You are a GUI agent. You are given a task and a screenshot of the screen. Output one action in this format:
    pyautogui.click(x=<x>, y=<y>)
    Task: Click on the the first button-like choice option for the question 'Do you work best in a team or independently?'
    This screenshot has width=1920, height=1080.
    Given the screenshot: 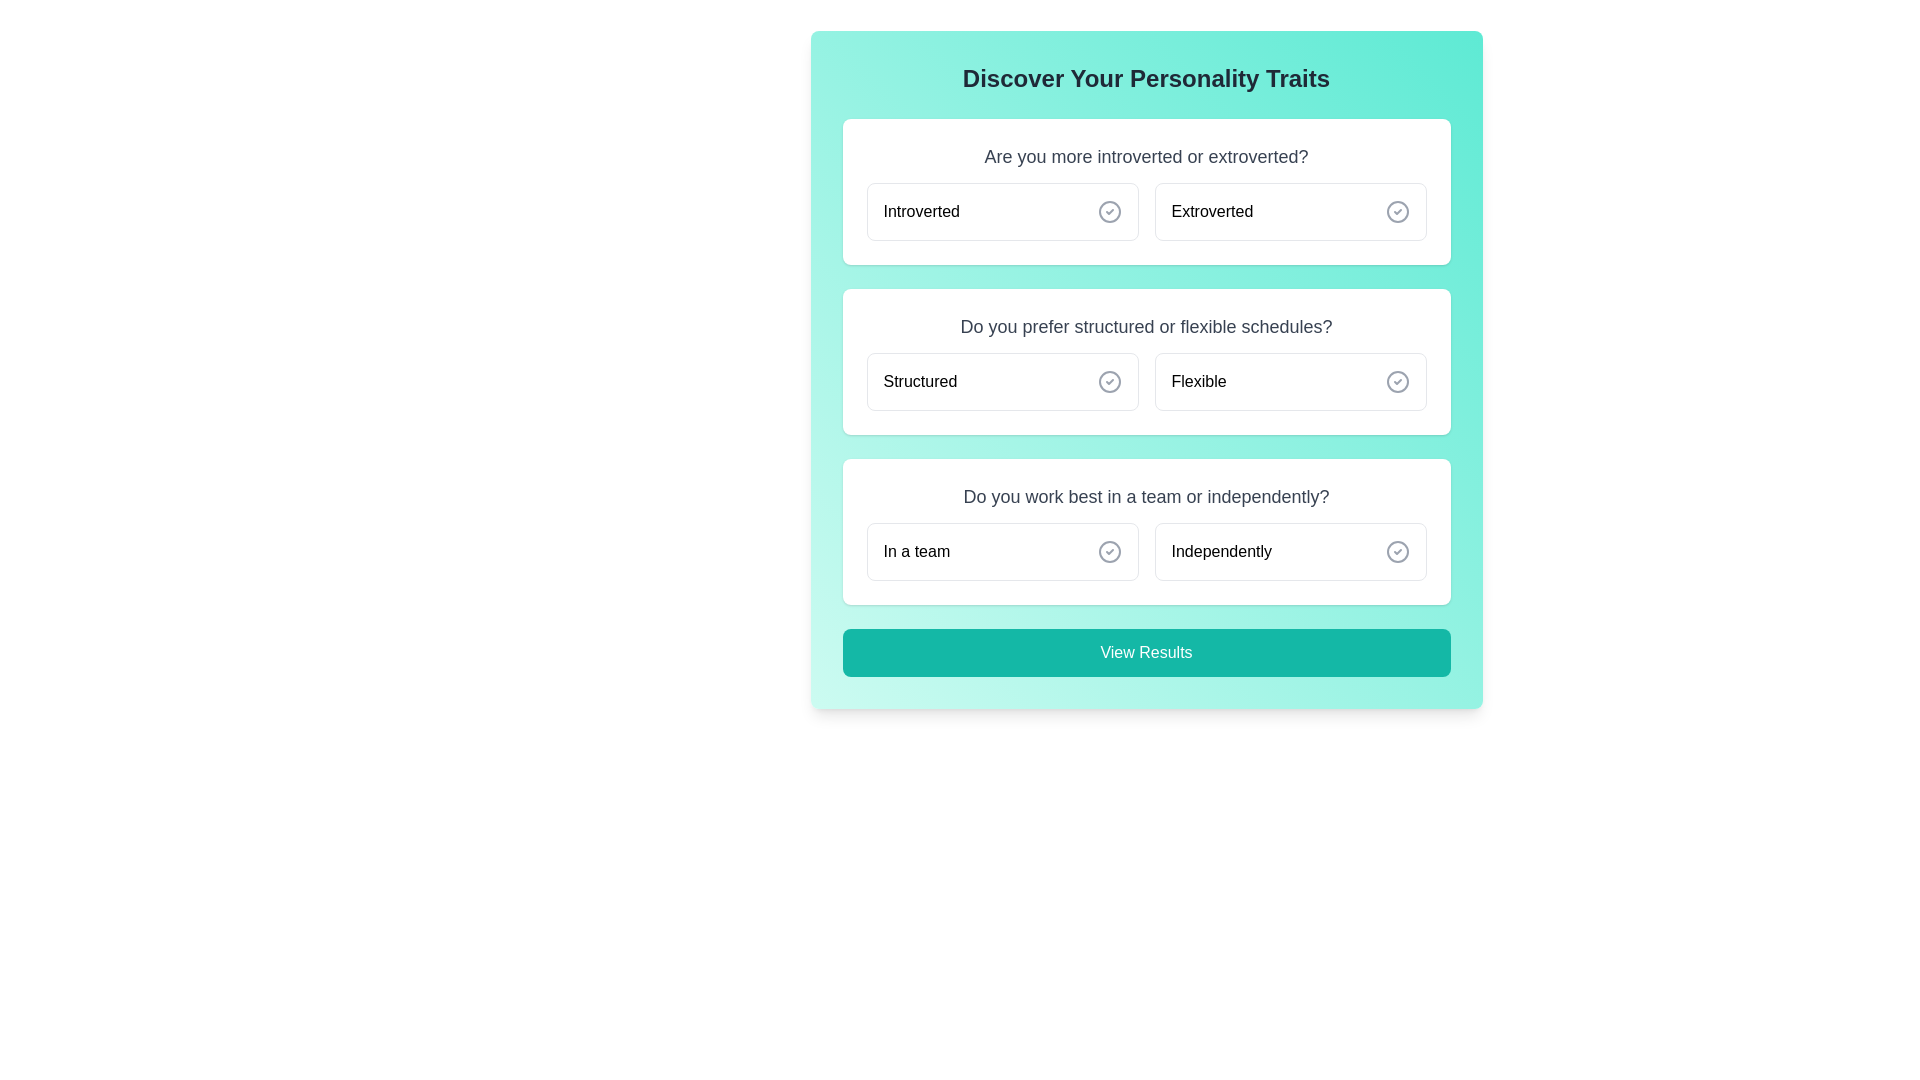 What is the action you would take?
    pyautogui.click(x=1002, y=551)
    